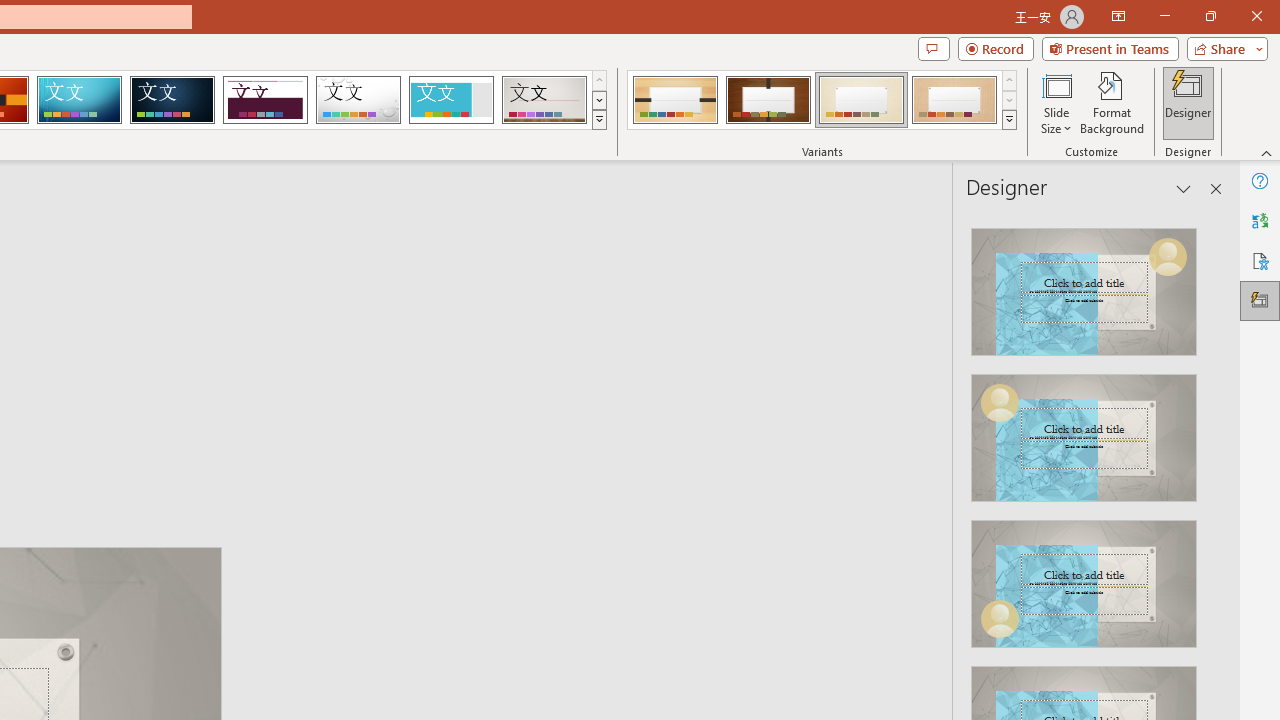  What do you see at coordinates (767, 100) in the screenshot?
I see `'Organic Variant 2'` at bounding box center [767, 100].